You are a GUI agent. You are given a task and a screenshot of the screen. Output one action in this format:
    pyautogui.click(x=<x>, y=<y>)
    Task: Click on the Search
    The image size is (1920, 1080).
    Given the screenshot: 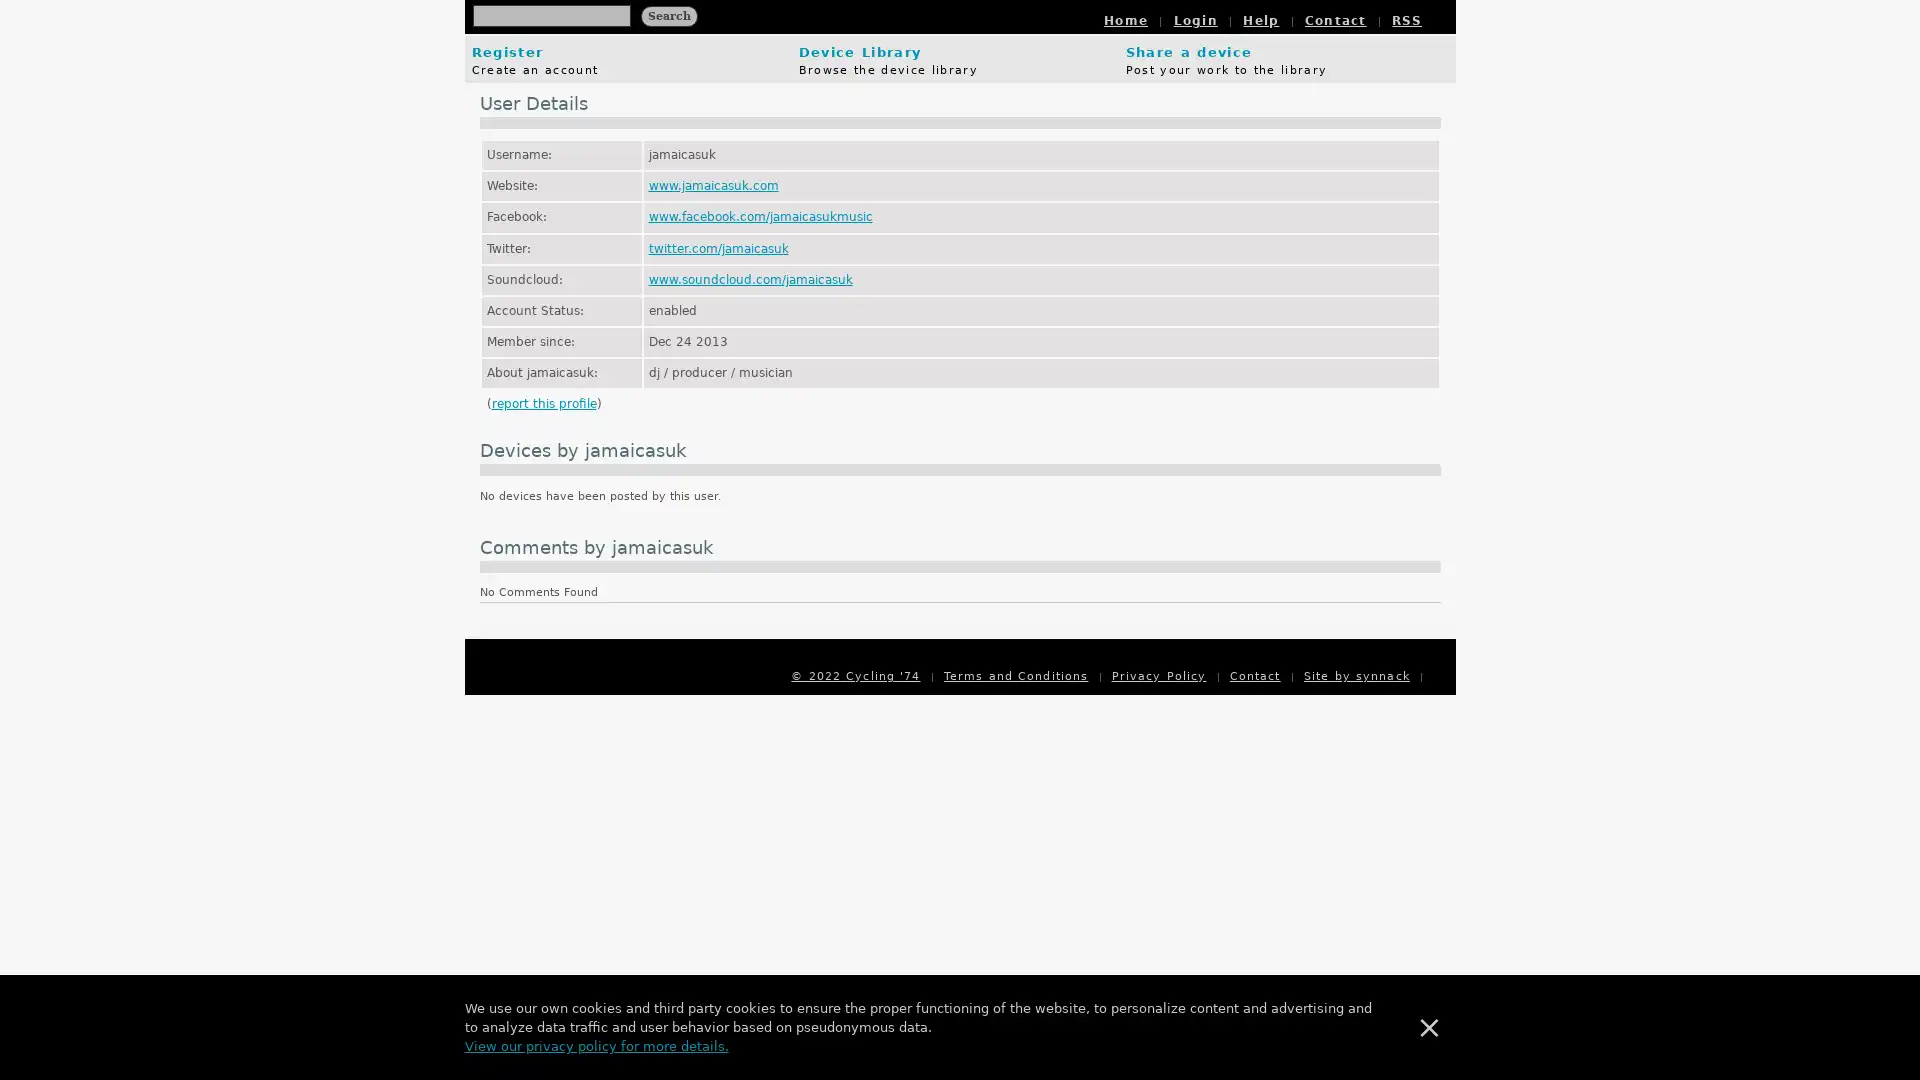 What is the action you would take?
    pyautogui.click(x=668, y=15)
    